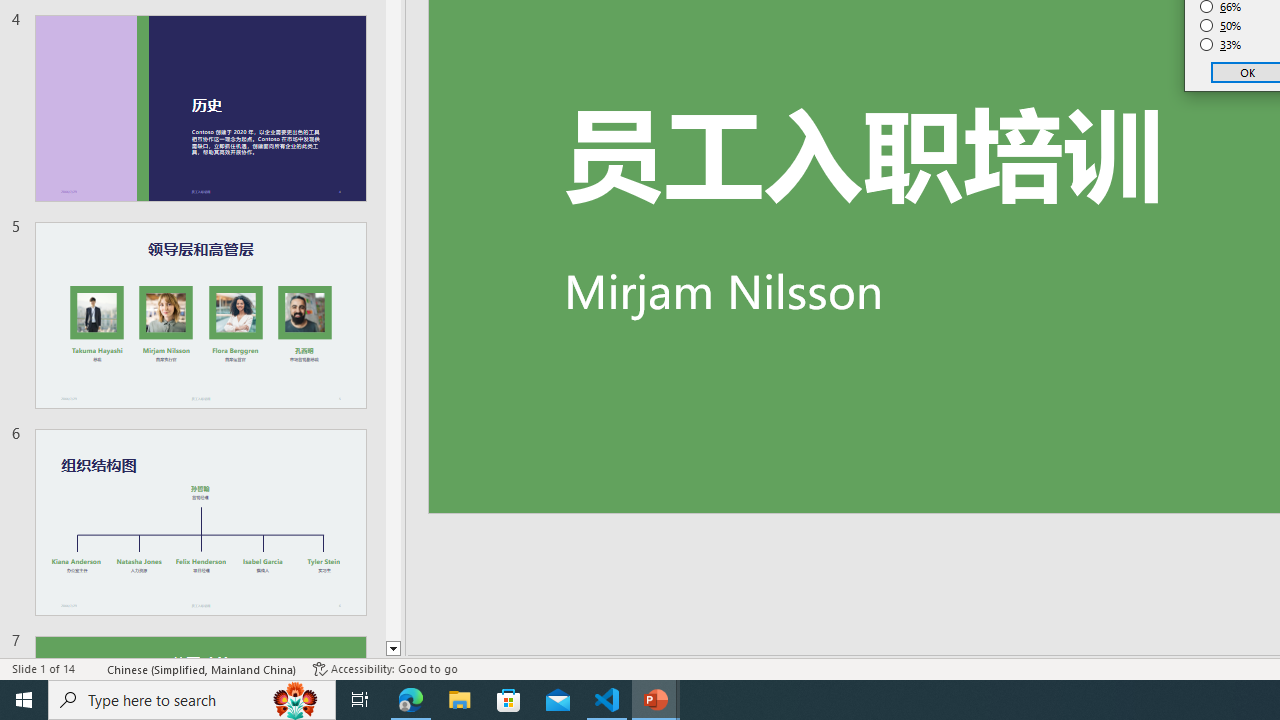 The height and width of the screenshot is (720, 1280). Describe the element at coordinates (606, 698) in the screenshot. I see `'Visual Studio Code - 1 running window'` at that location.